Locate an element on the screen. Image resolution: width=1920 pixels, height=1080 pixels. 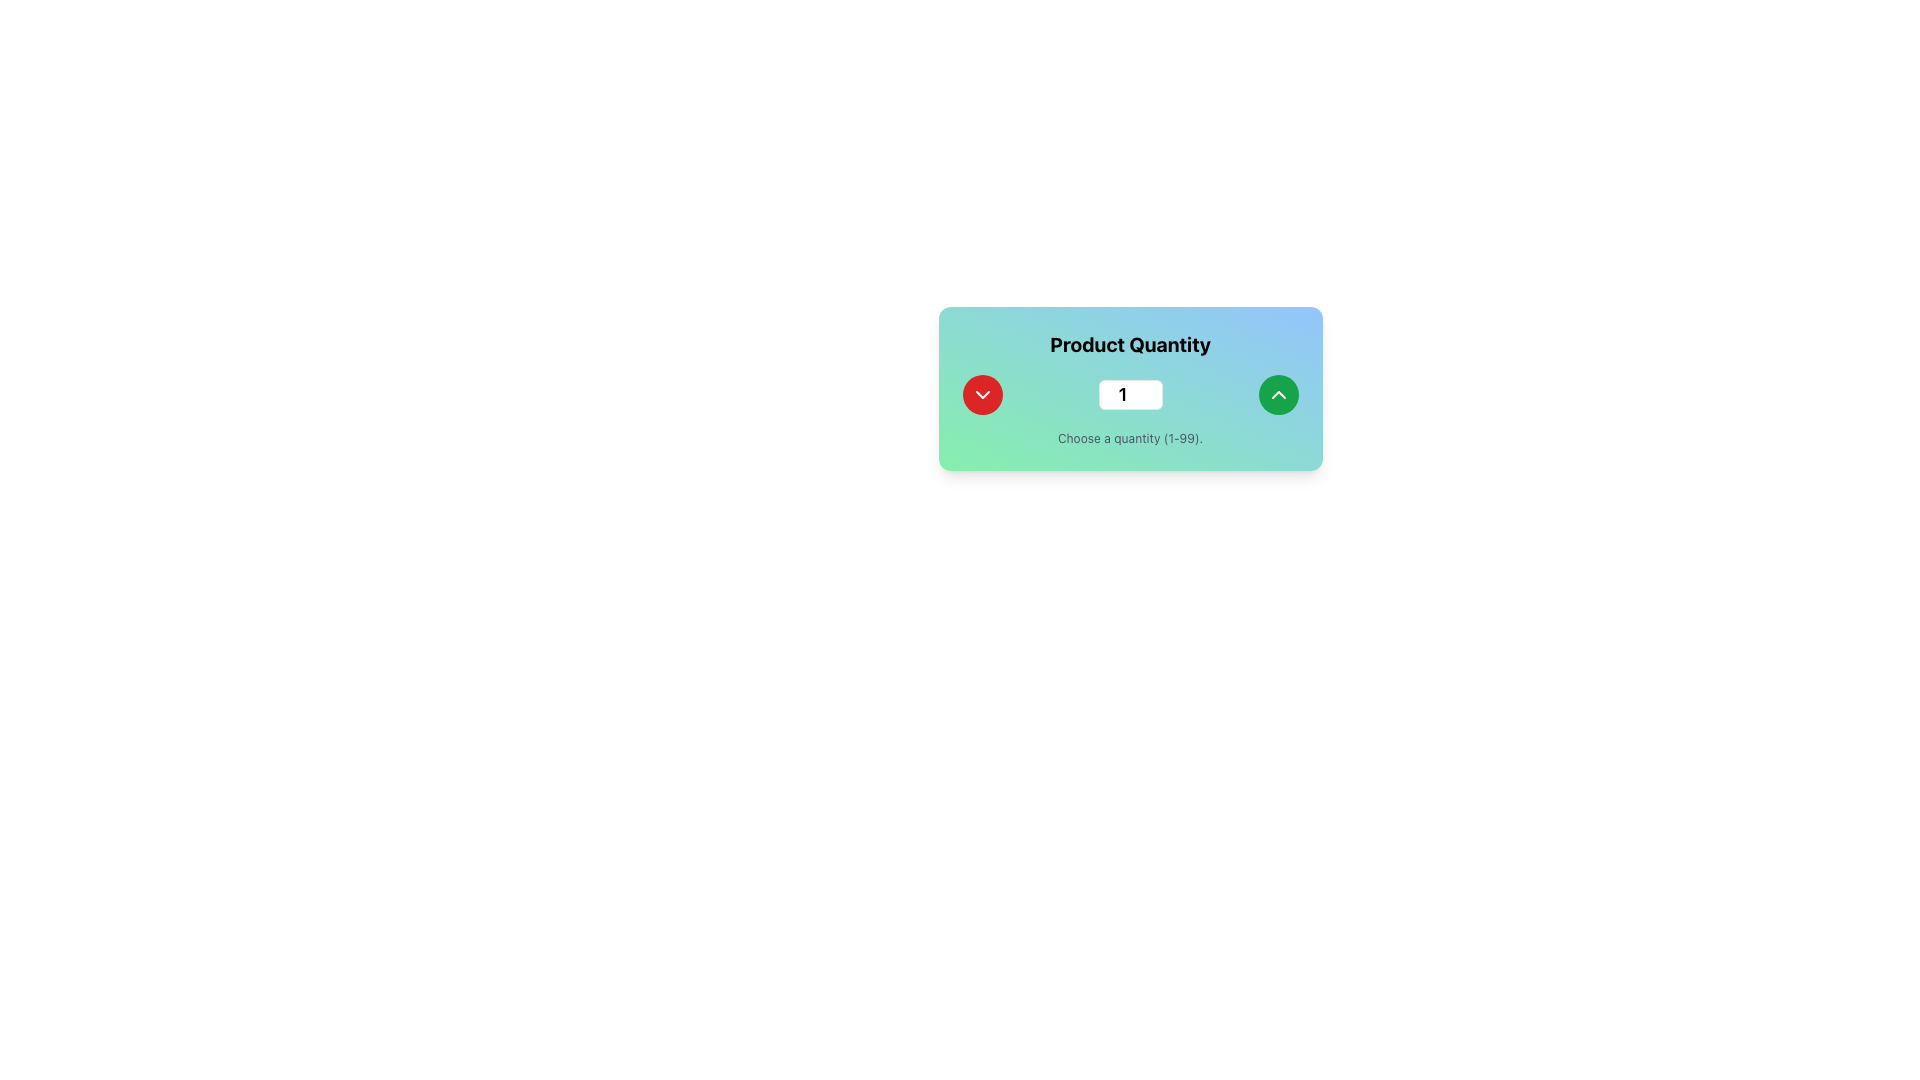
the leftmost decrement button for reducing the product quantity, which is located on the left side of the product quantity adjustment area is located at coordinates (982, 394).